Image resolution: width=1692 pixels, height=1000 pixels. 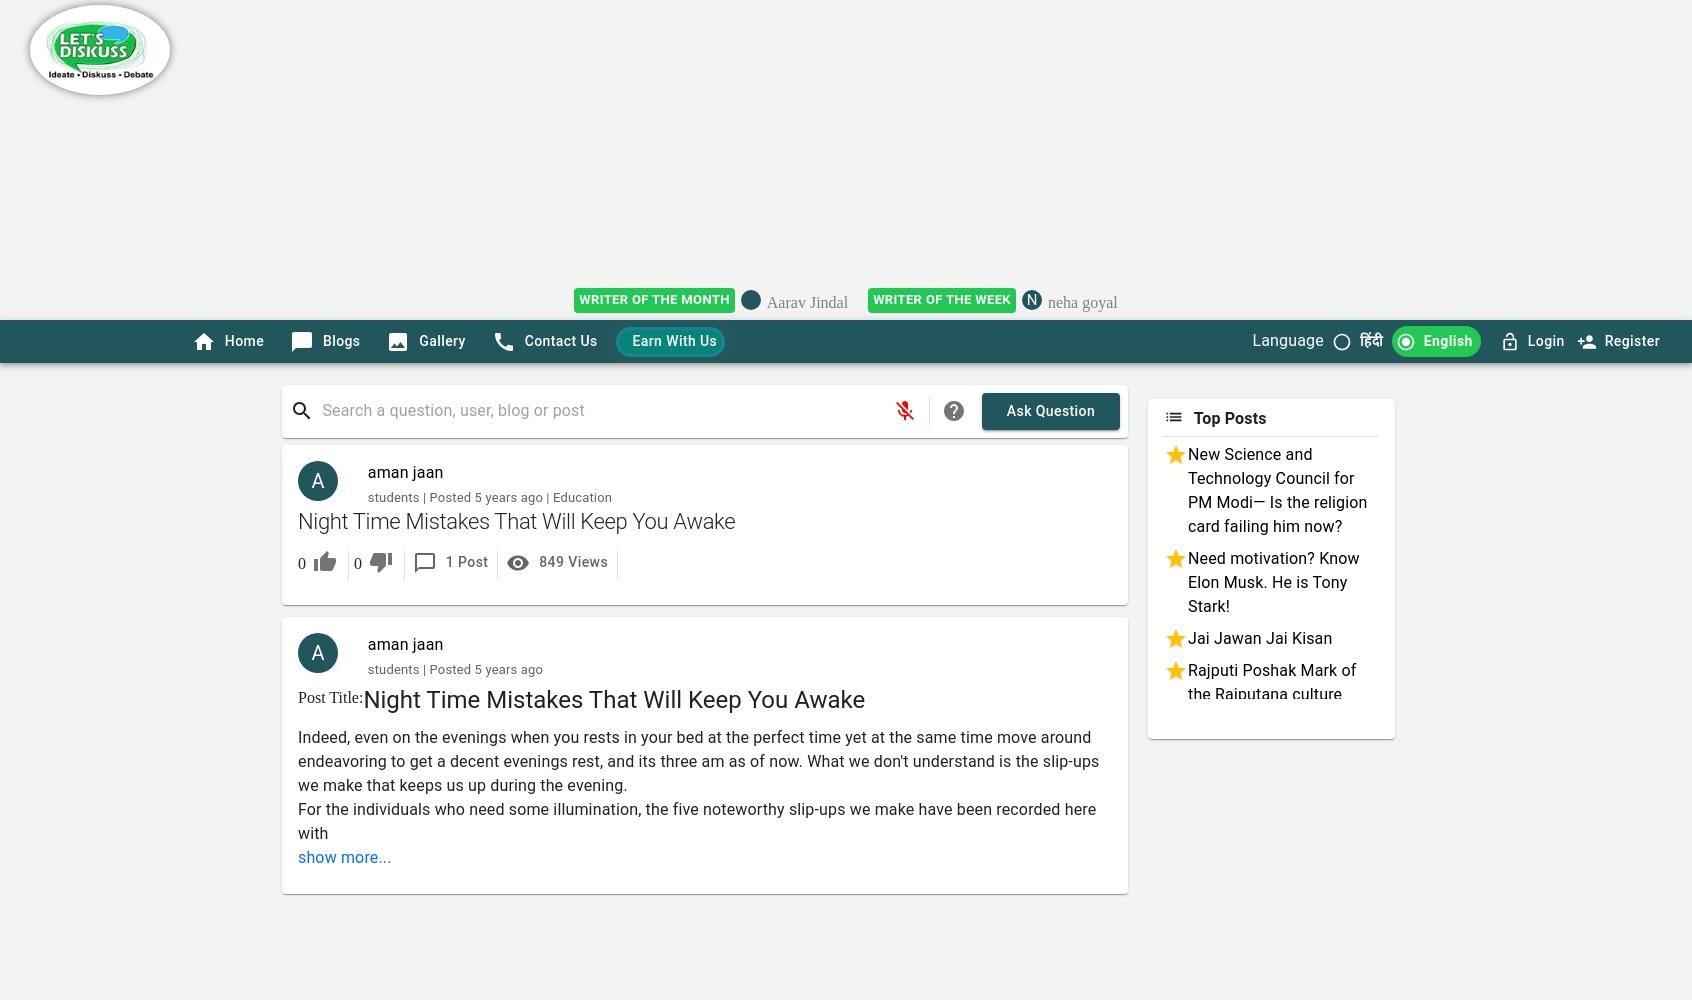 I want to click on 'Indeed, even on the evenings when you rests in your bed at the perfect time yet at the same time move around endeavoring to get a decent evenings rest, and its three am as of now. What we don't understand is the slip-ups we make that keeps us up during the evening.', so click(x=698, y=761).